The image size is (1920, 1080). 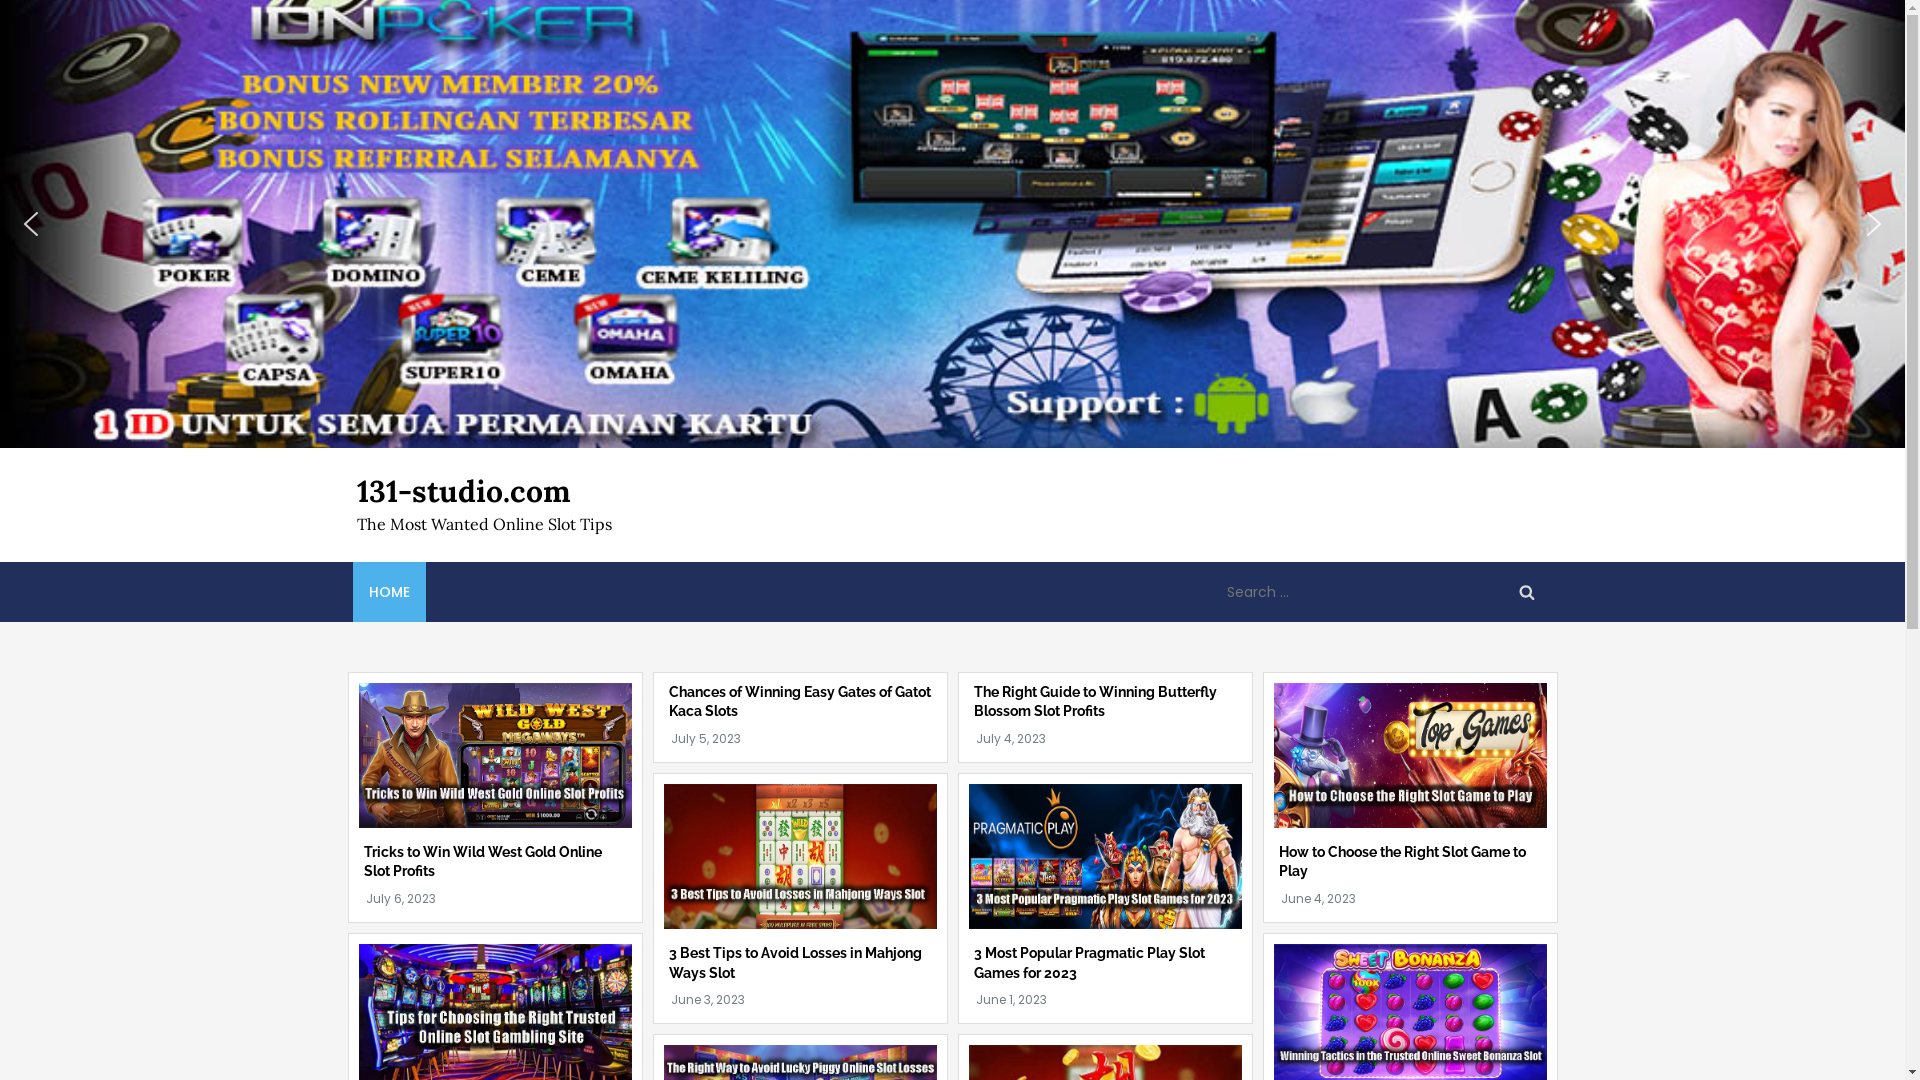 What do you see at coordinates (1400, 860) in the screenshot?
I see `'How to Choose the Right Slot Game to Play'` at bounding box center [1400, 860].